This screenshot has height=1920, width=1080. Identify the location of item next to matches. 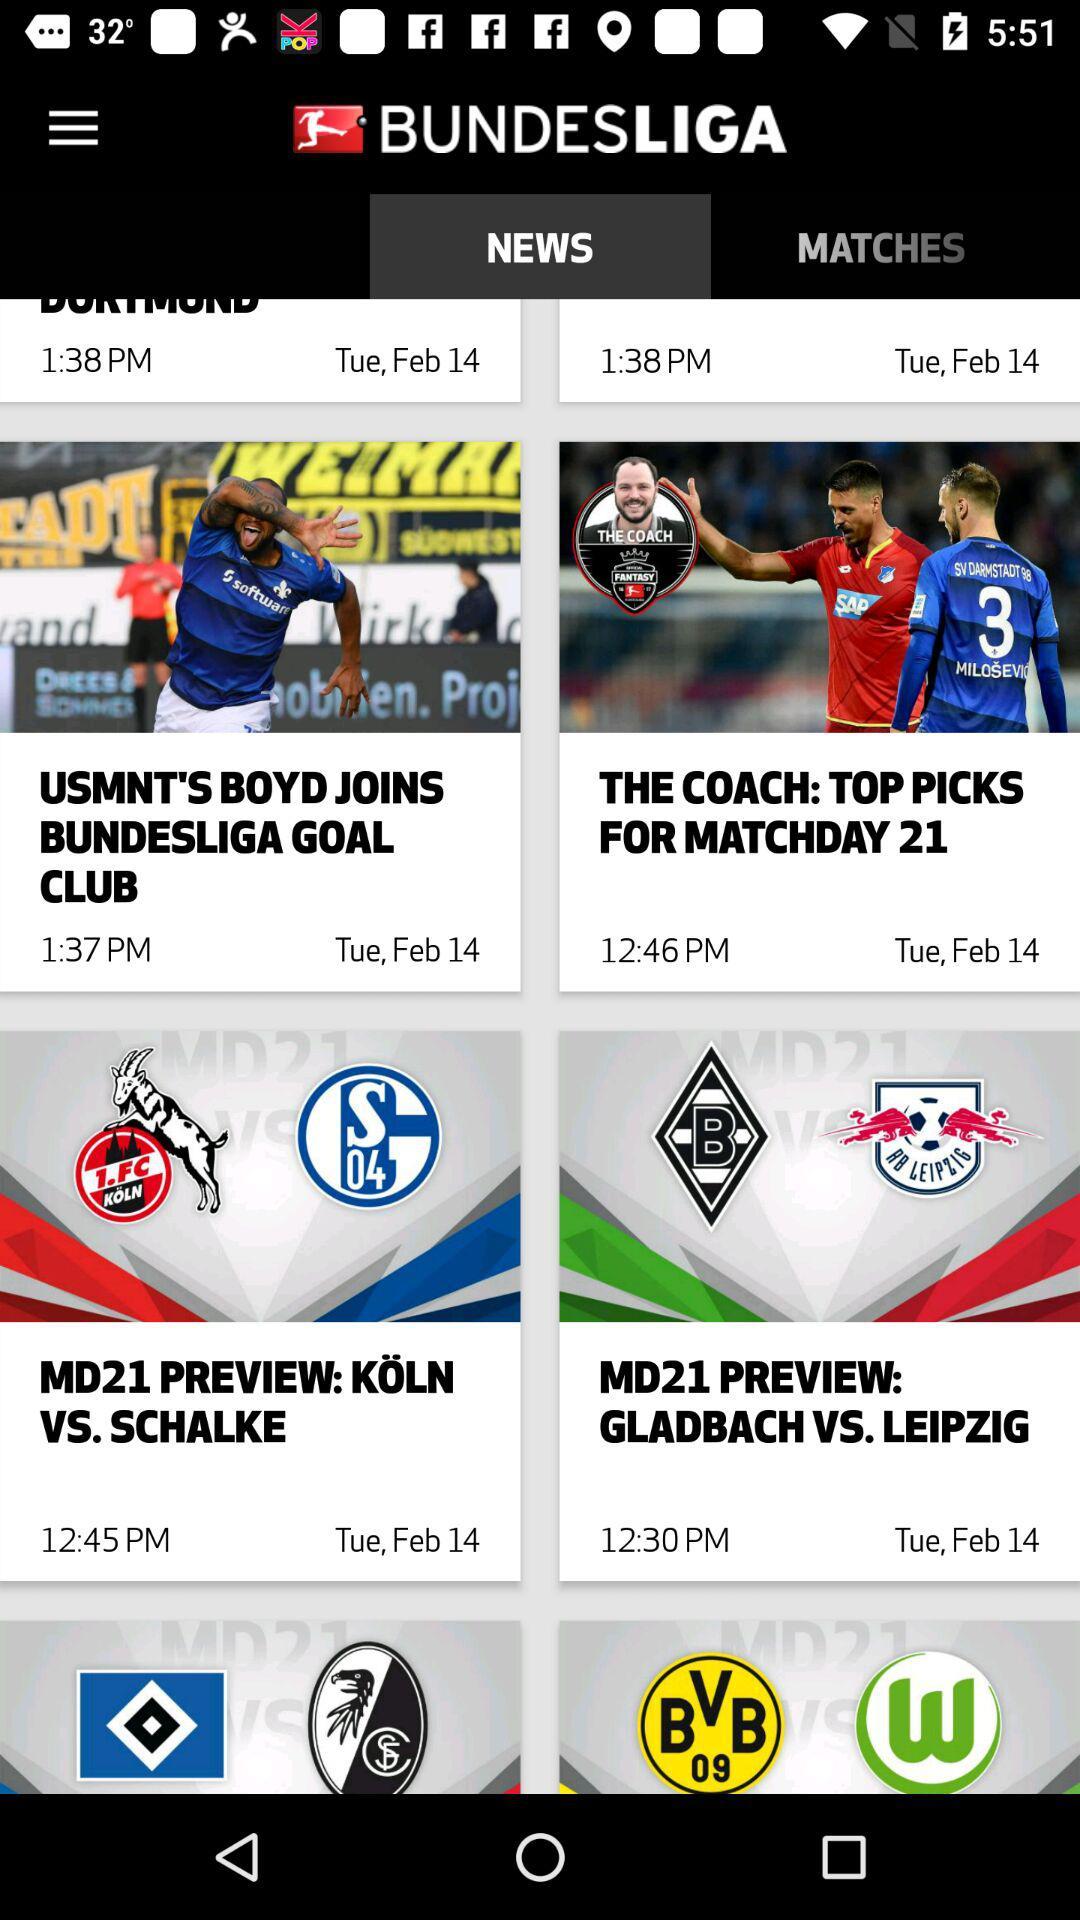
(1065, 245).